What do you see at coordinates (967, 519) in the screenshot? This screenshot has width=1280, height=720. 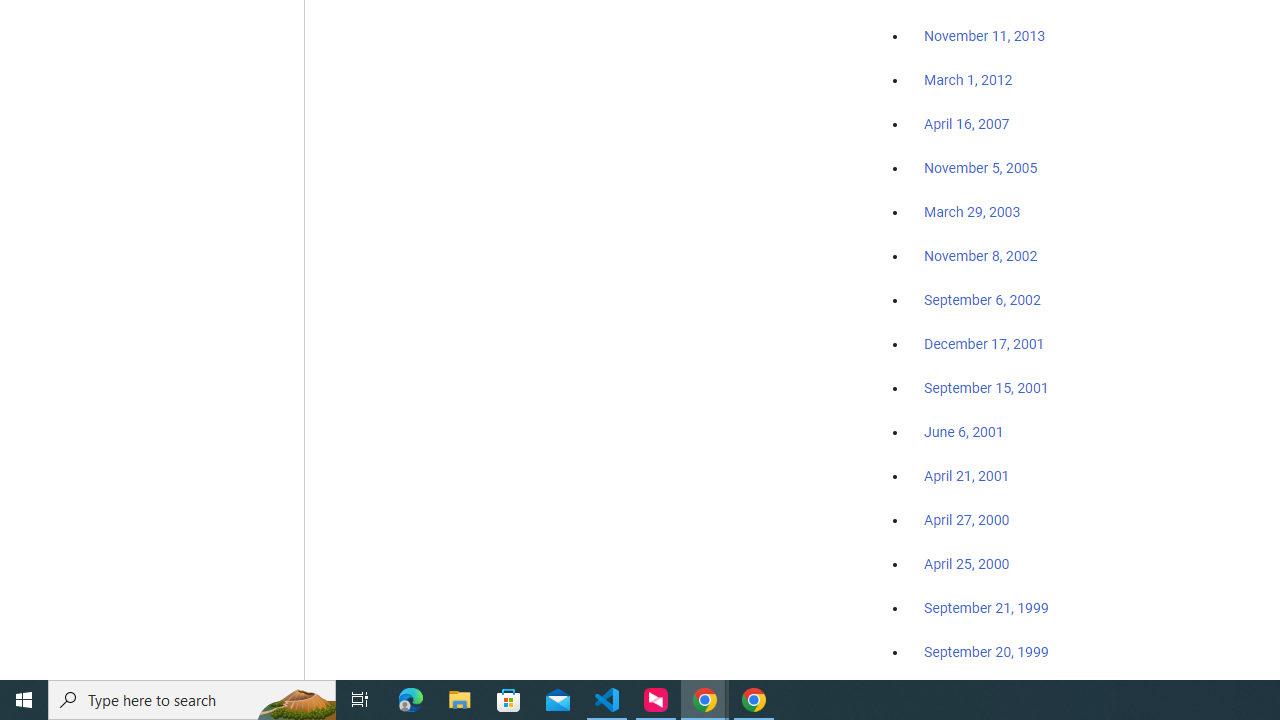 I see `'April 27, 2000'` at bounding box center [967, 519].